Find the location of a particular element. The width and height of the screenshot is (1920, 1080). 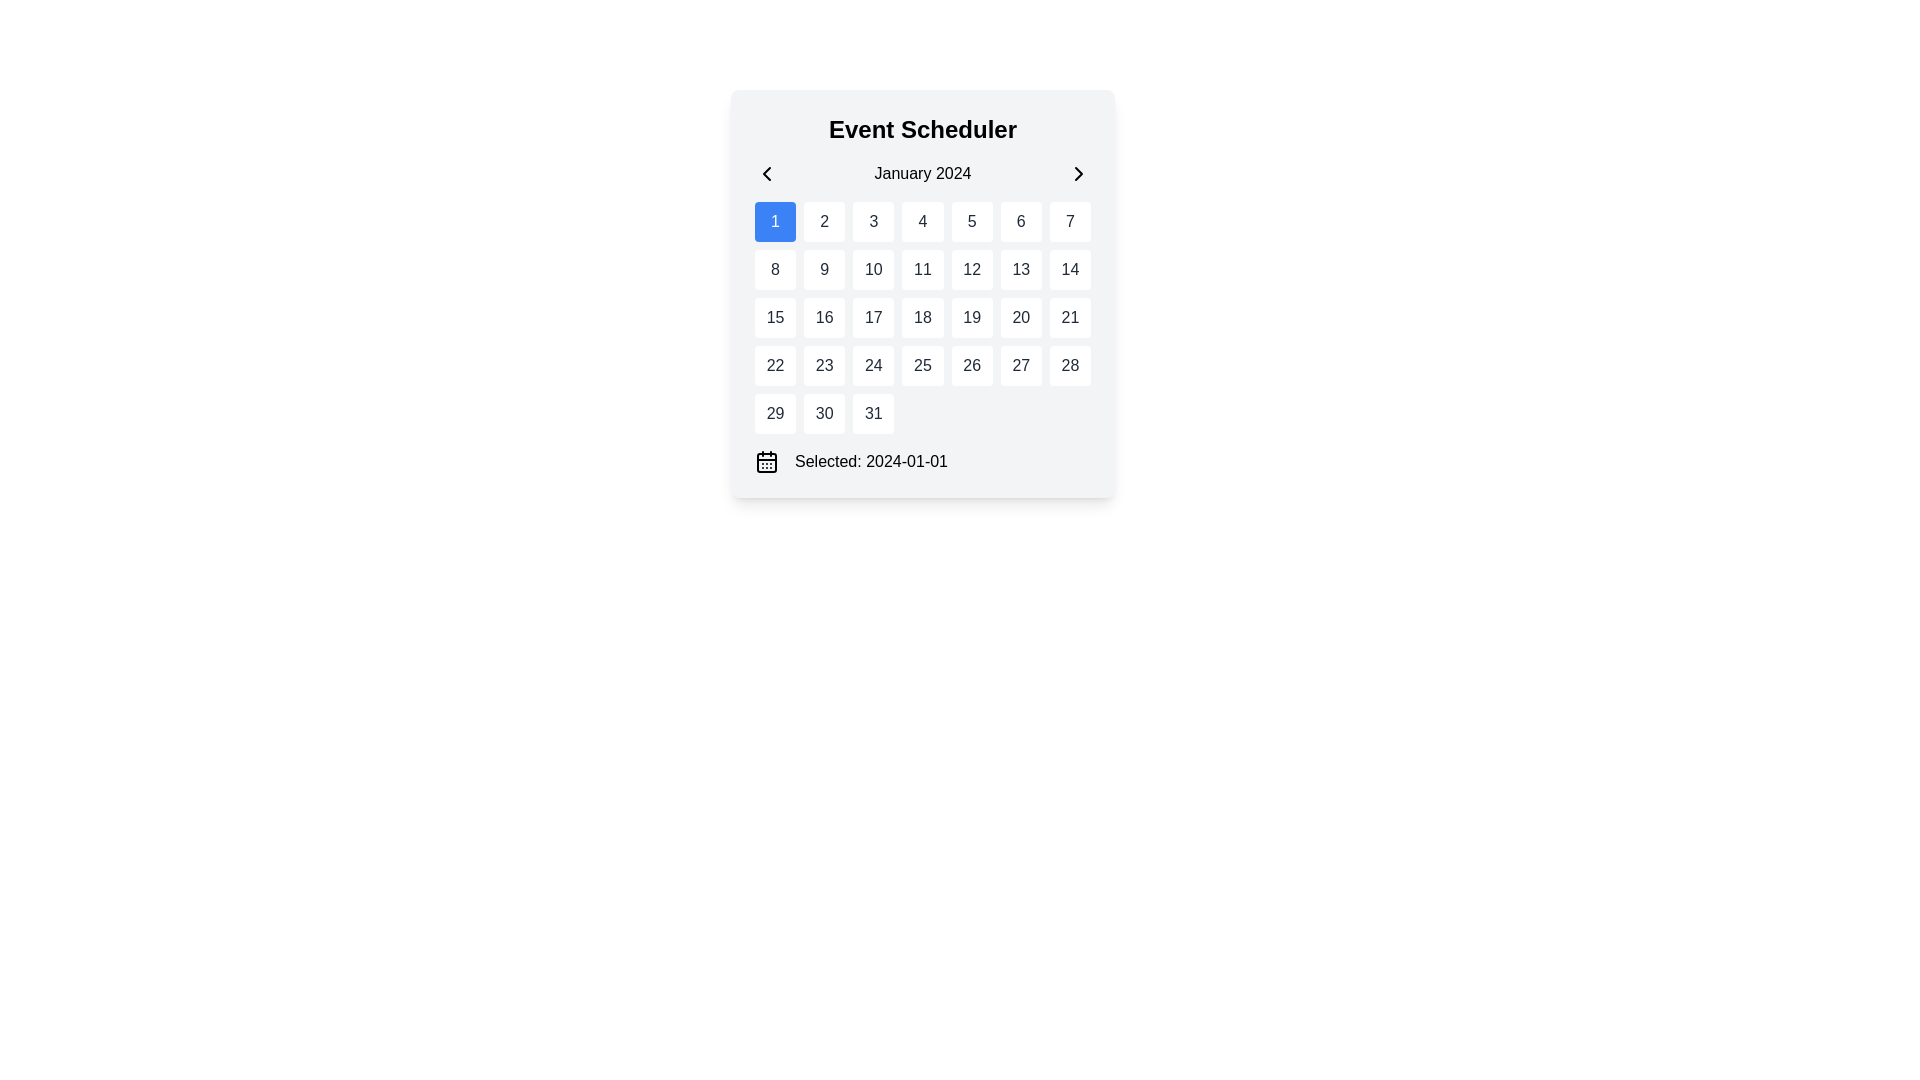

the button representing the fifth day of the displayed month in the date picker is located at coordinates (971, 222).